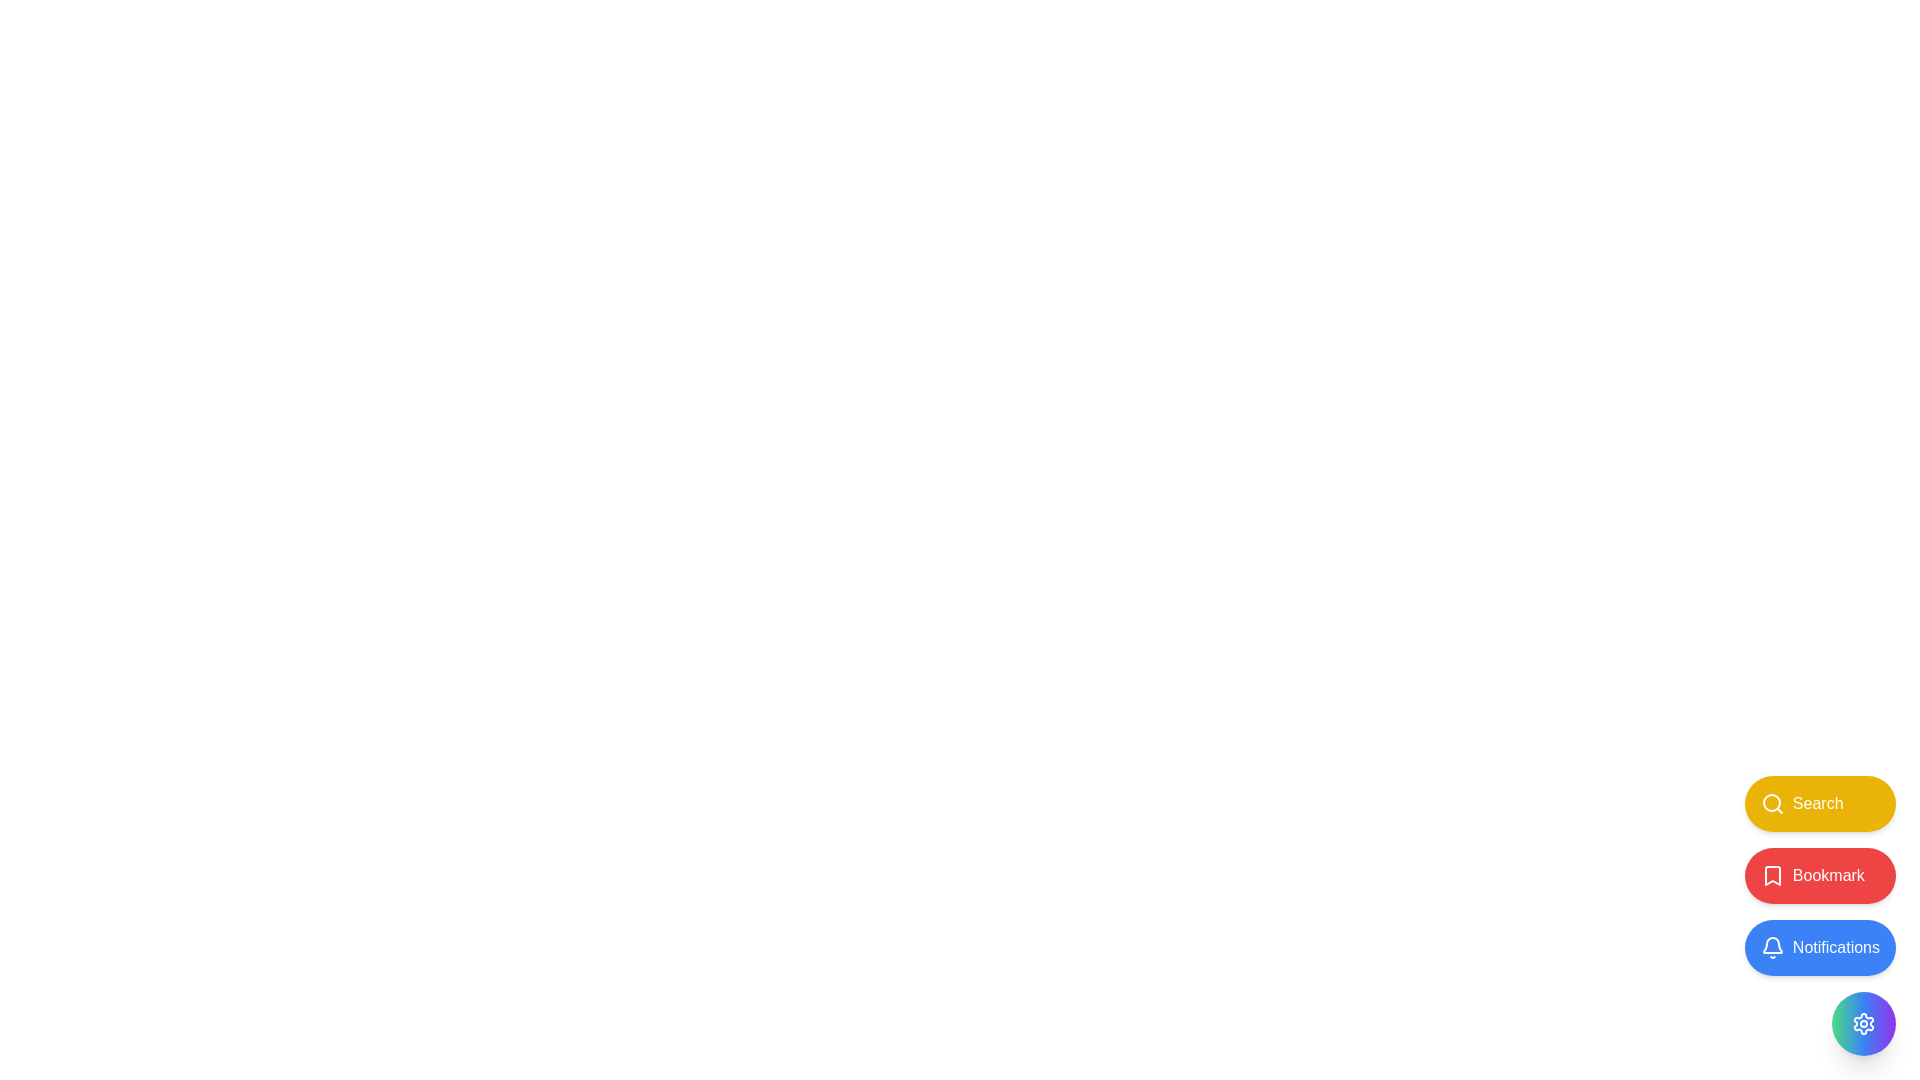 This screenshot has height=1080, width=1920. Describe the element at coordinates (1828, 874) in the screenshot. I see `the descriptive text label for the bookmarking button located in the bottom-right corner of the interface` at that location.